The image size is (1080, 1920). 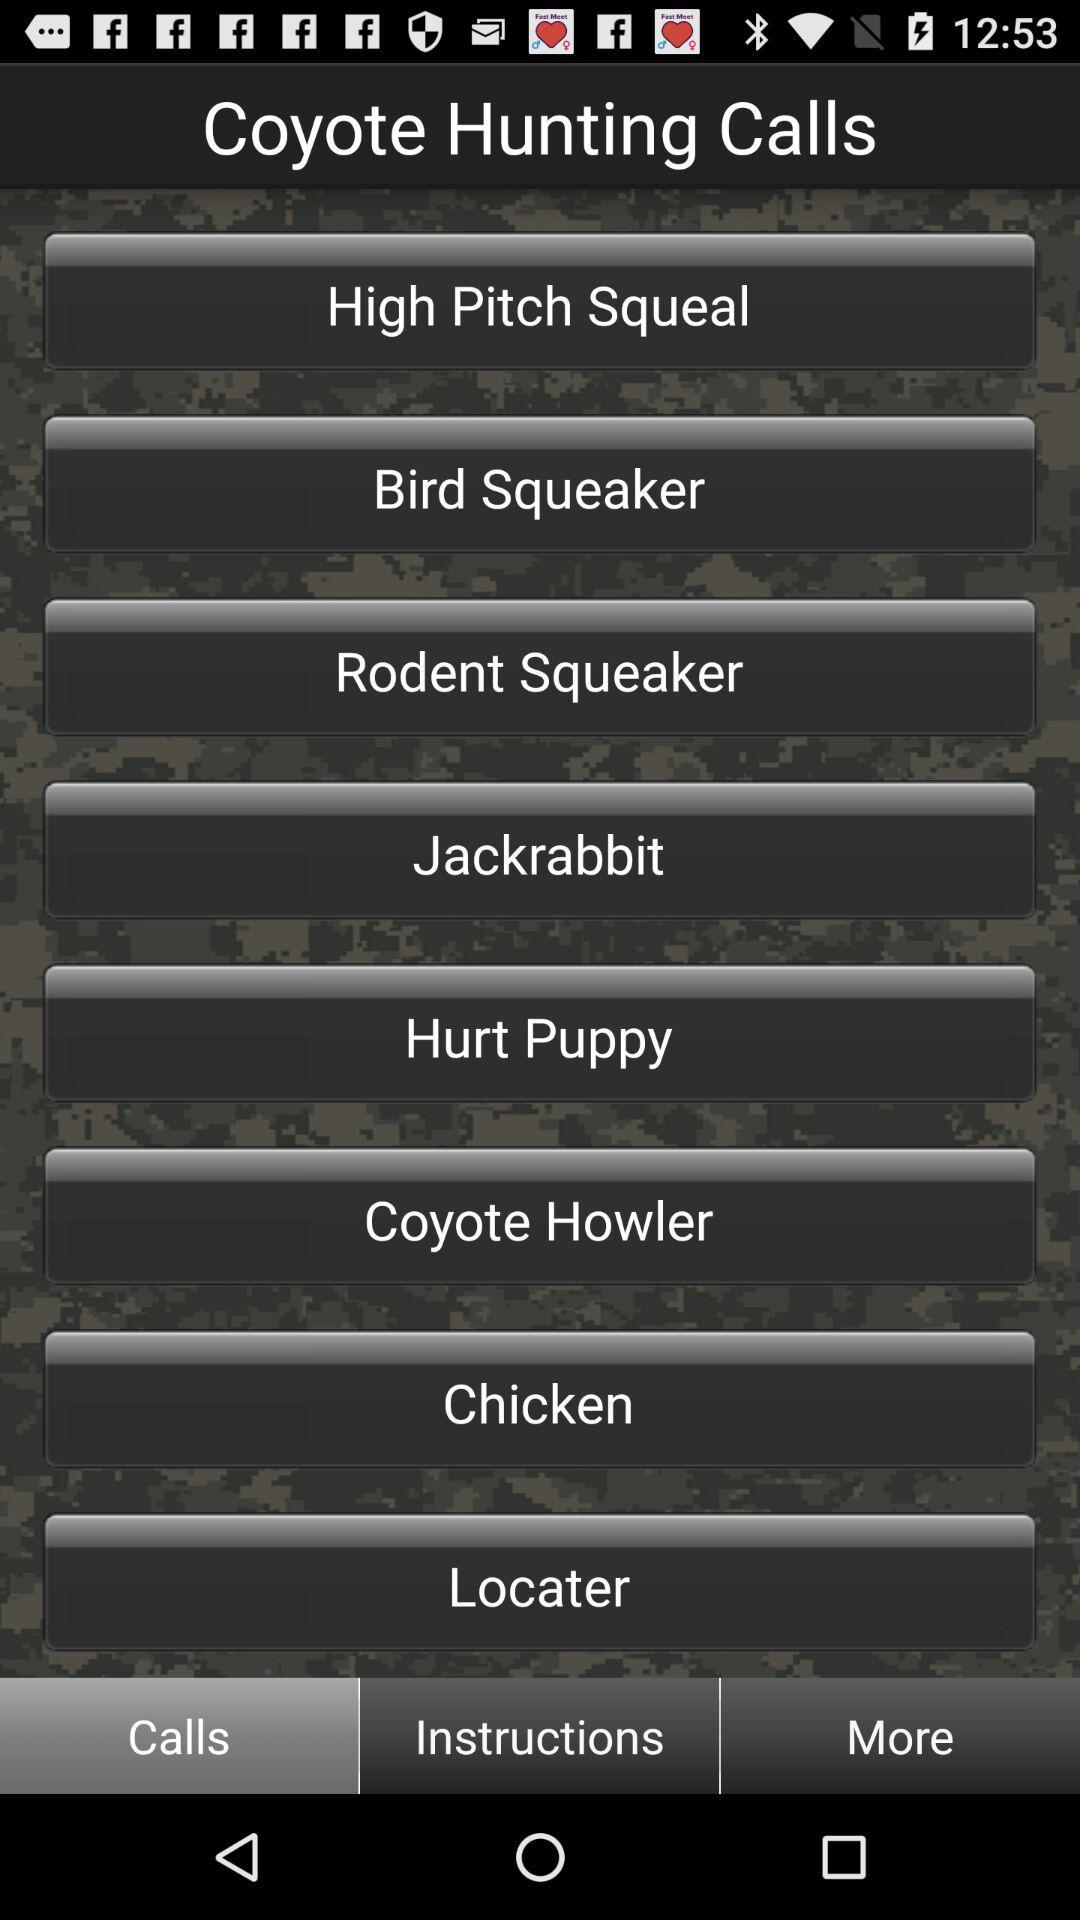 I want to click on hurt puppy button, so click(x=540, y=1033).